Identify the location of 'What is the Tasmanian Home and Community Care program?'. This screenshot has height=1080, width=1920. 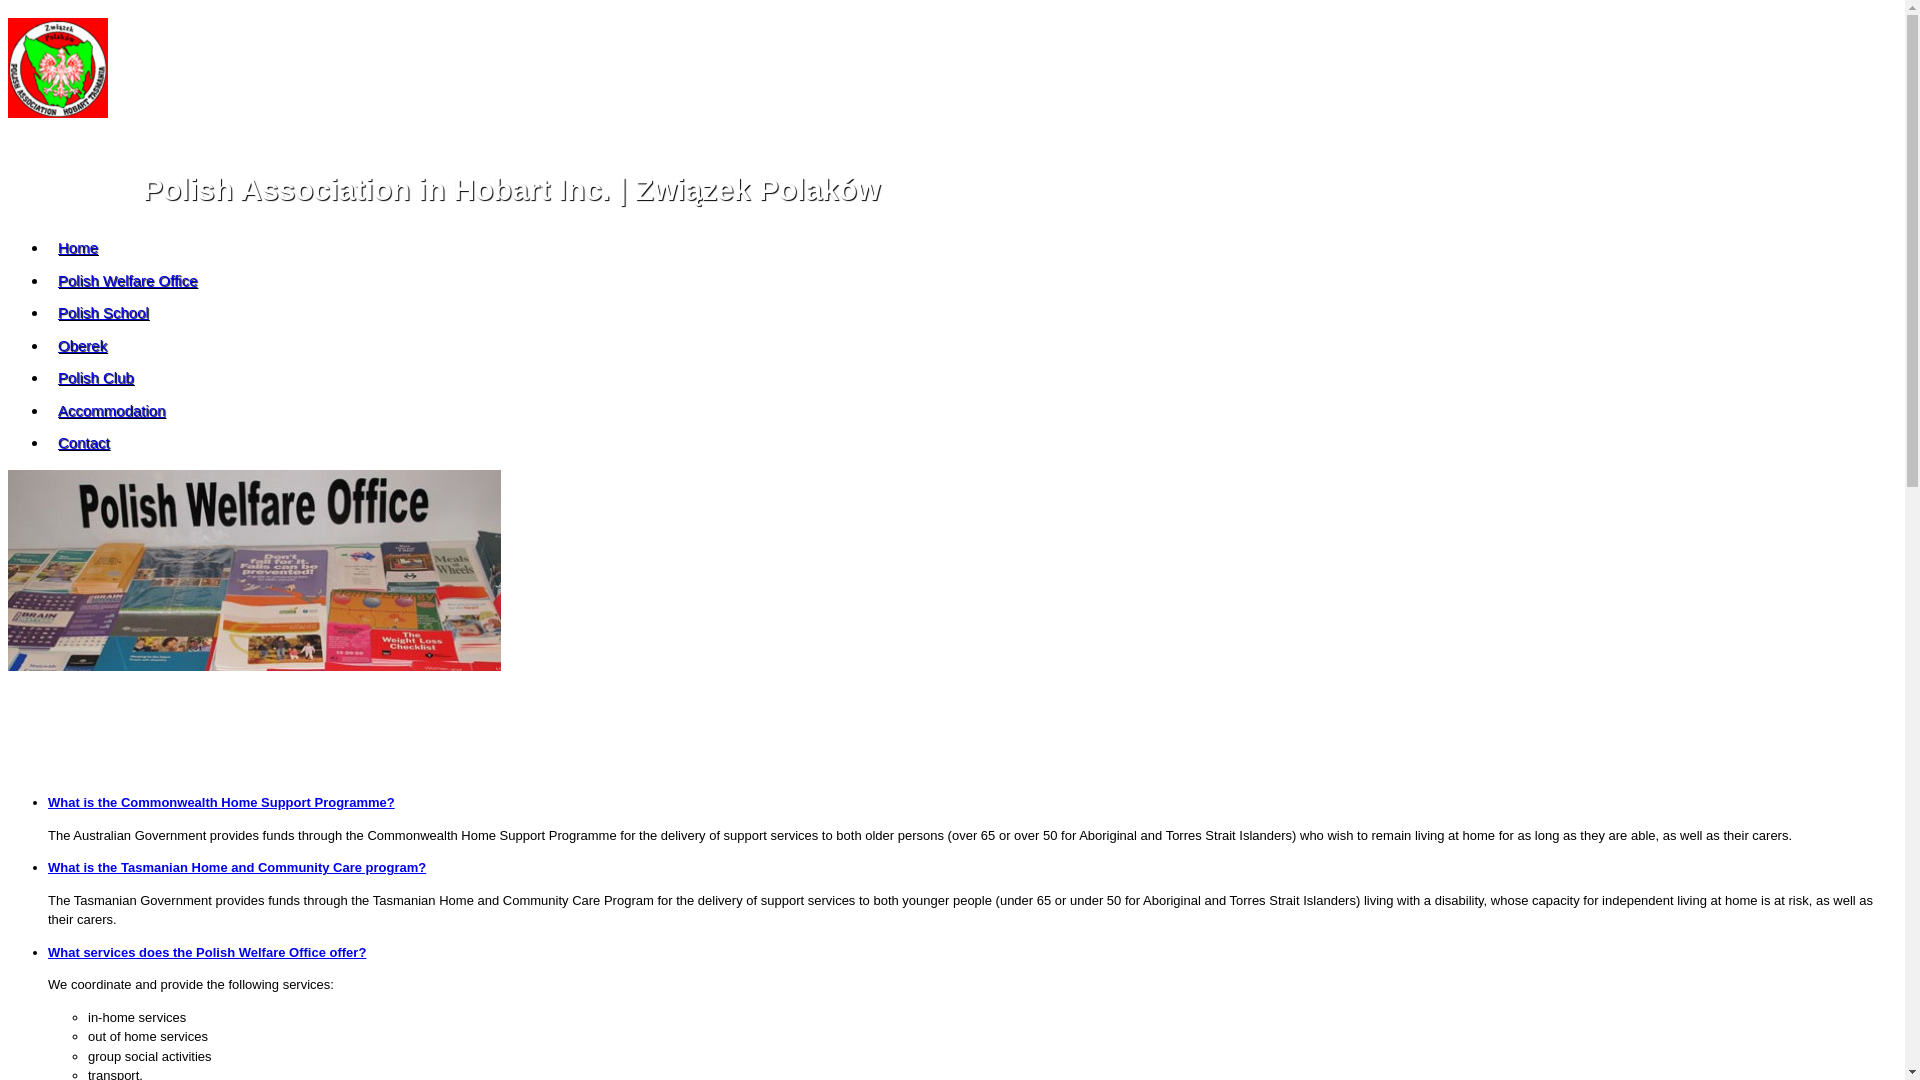
(236, 866).